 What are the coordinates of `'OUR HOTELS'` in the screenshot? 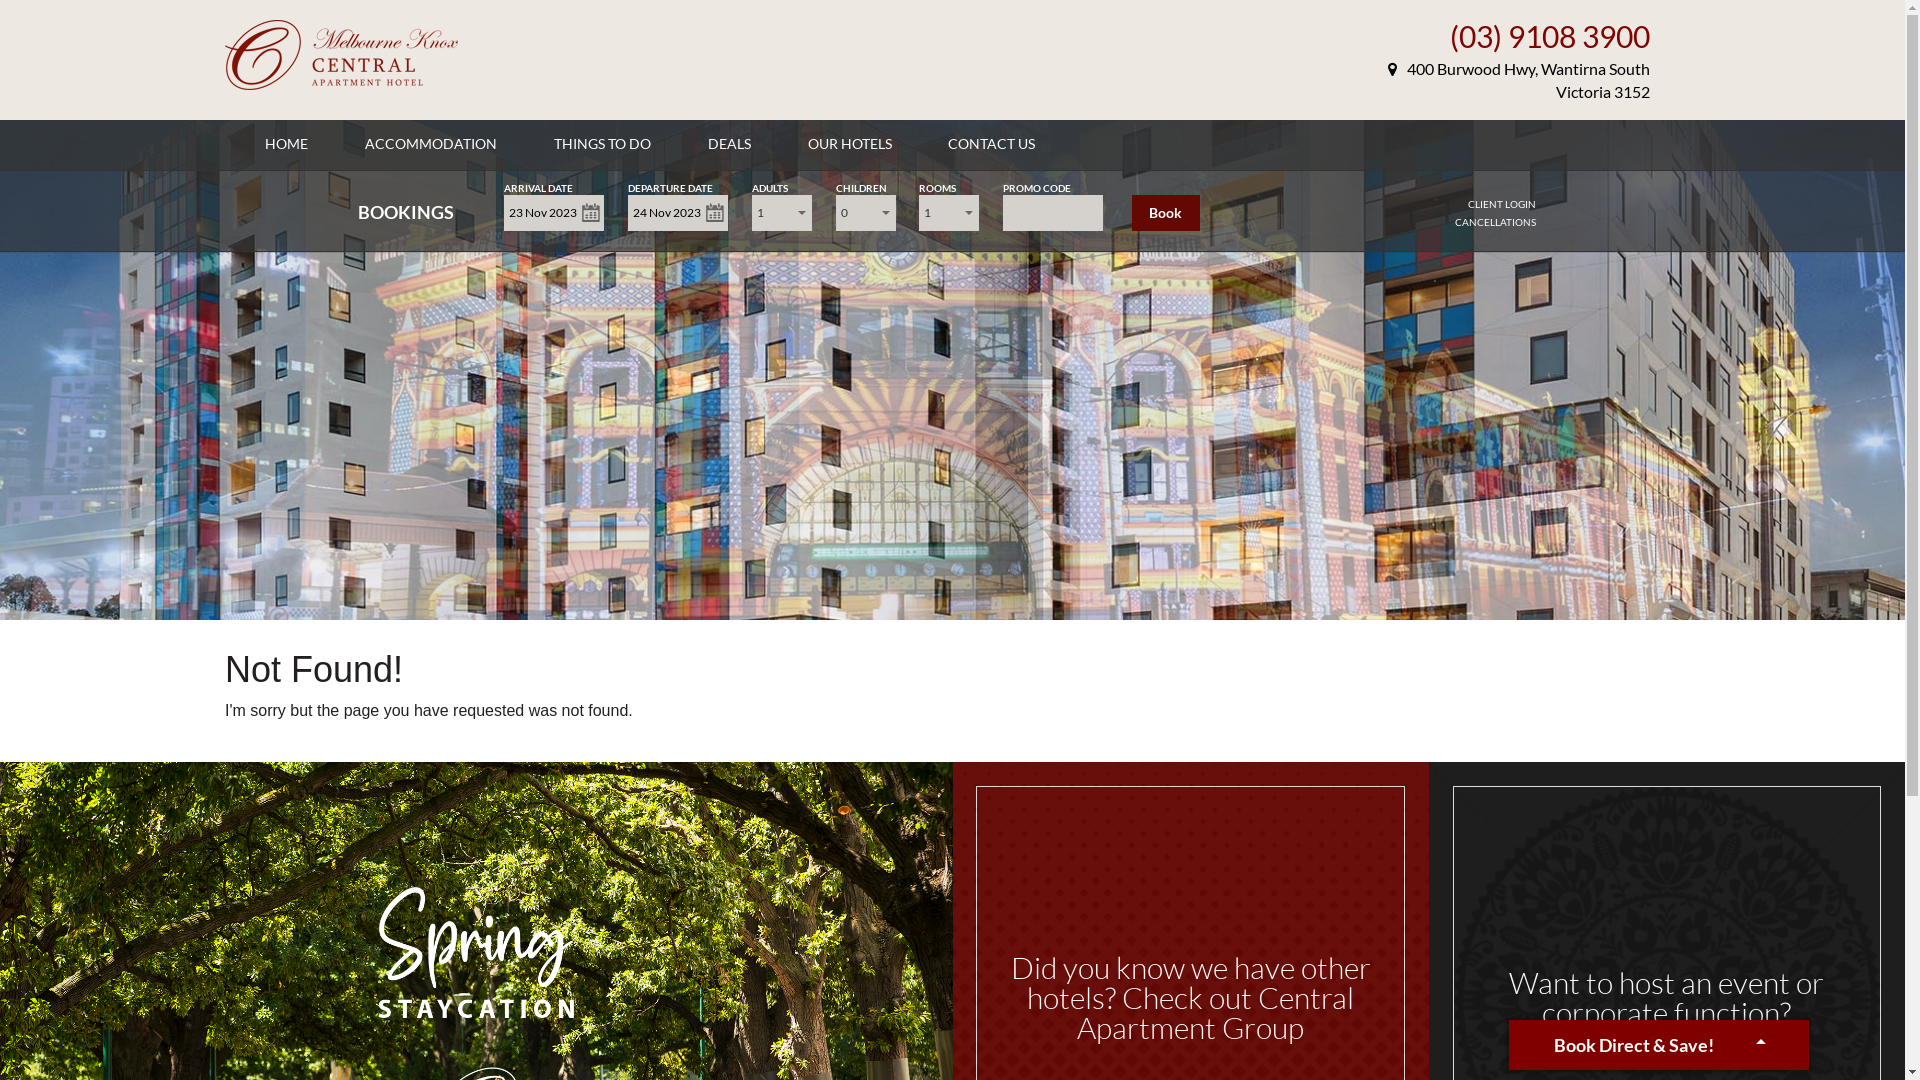 It's located at (849, 142).